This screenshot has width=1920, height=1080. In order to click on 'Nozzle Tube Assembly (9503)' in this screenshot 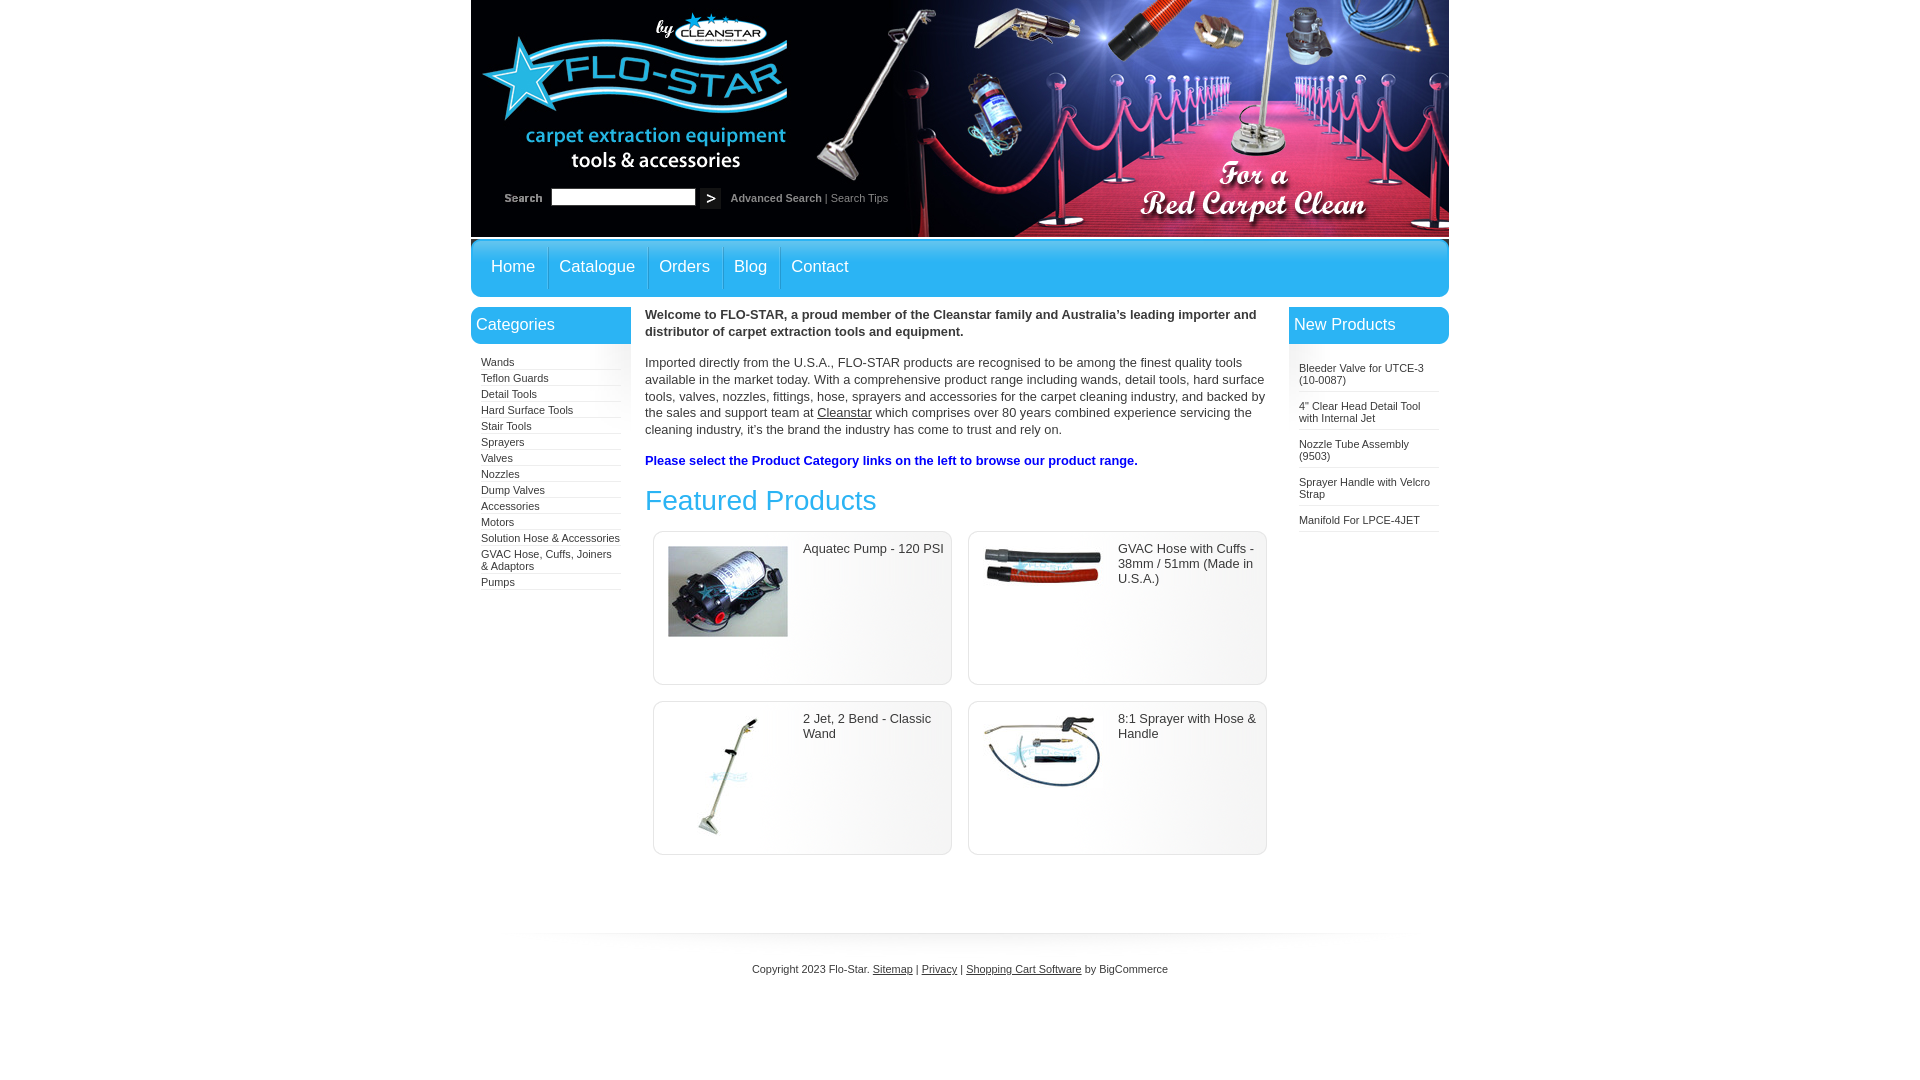, I will do `click(1353, 450)`.